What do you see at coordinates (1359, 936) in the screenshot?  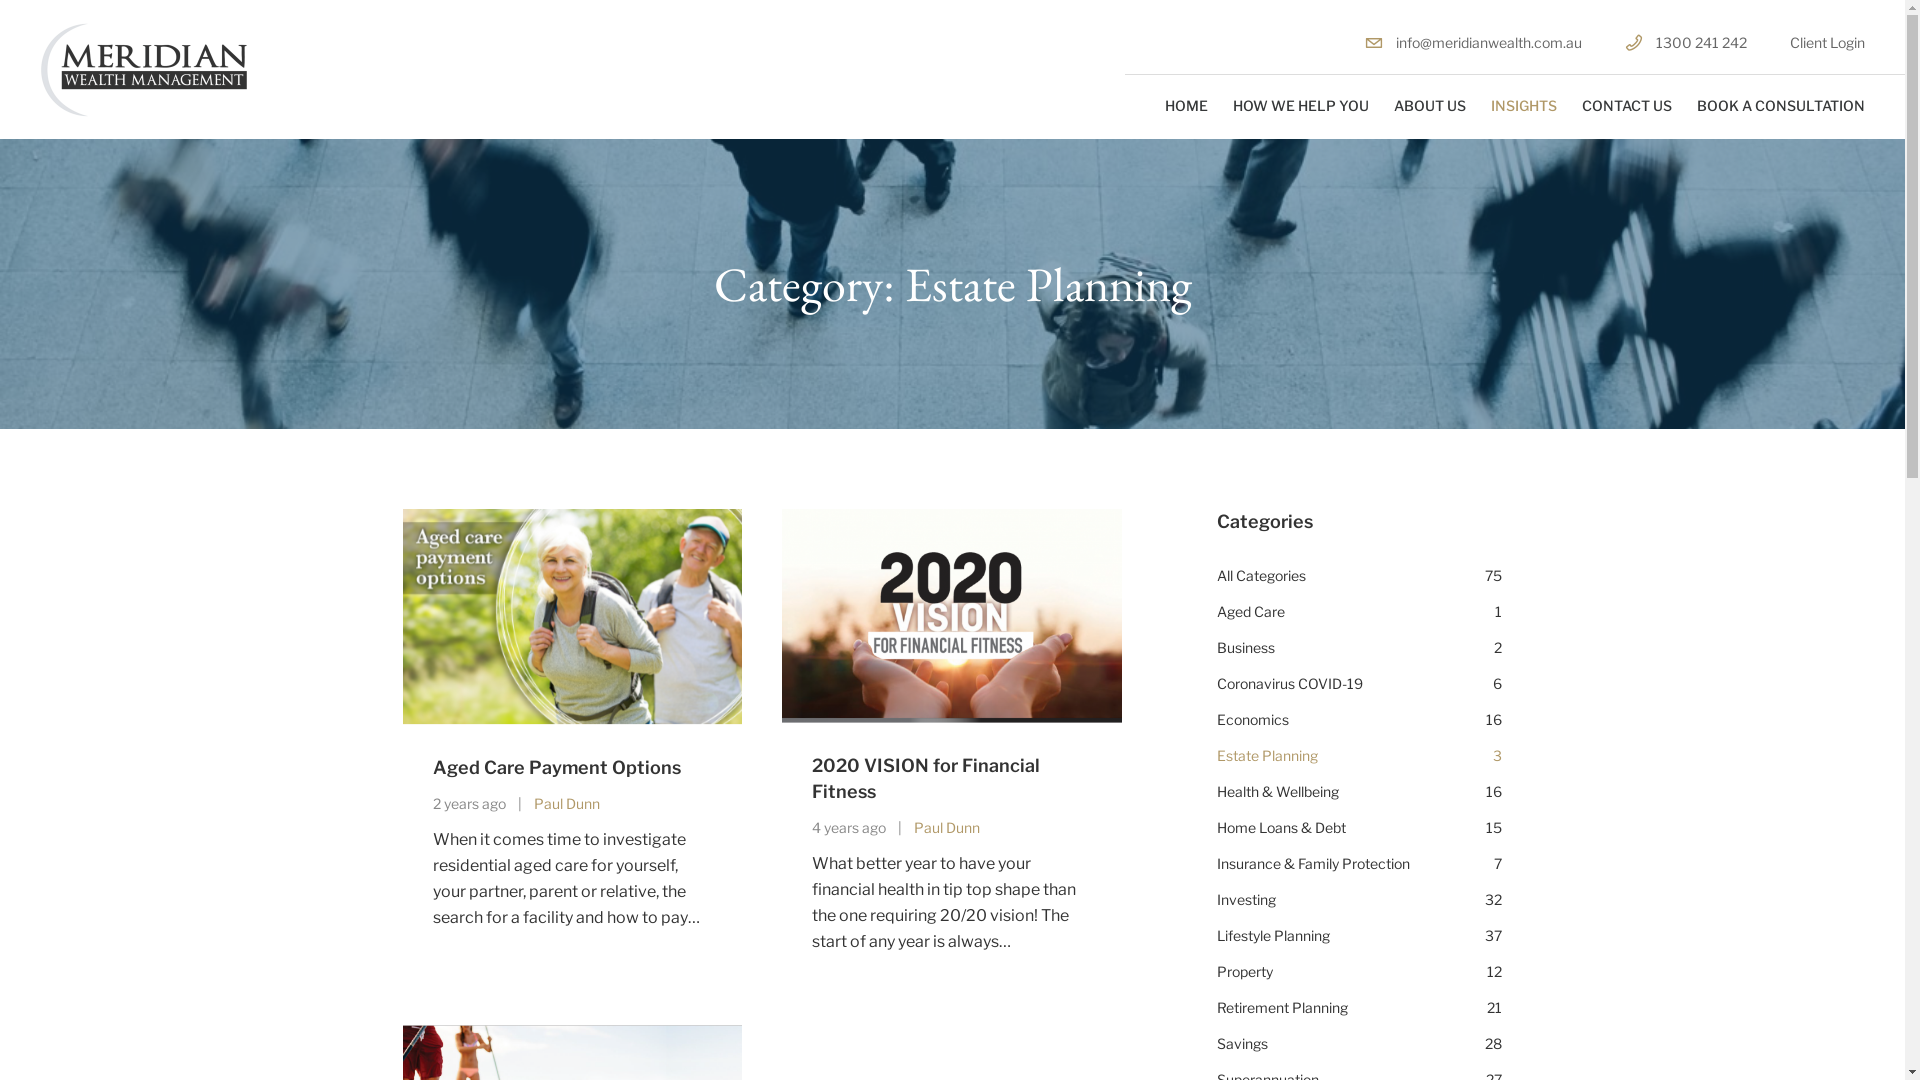 I see `'Lifestyle Planning` at bounding box center [1359, 936].